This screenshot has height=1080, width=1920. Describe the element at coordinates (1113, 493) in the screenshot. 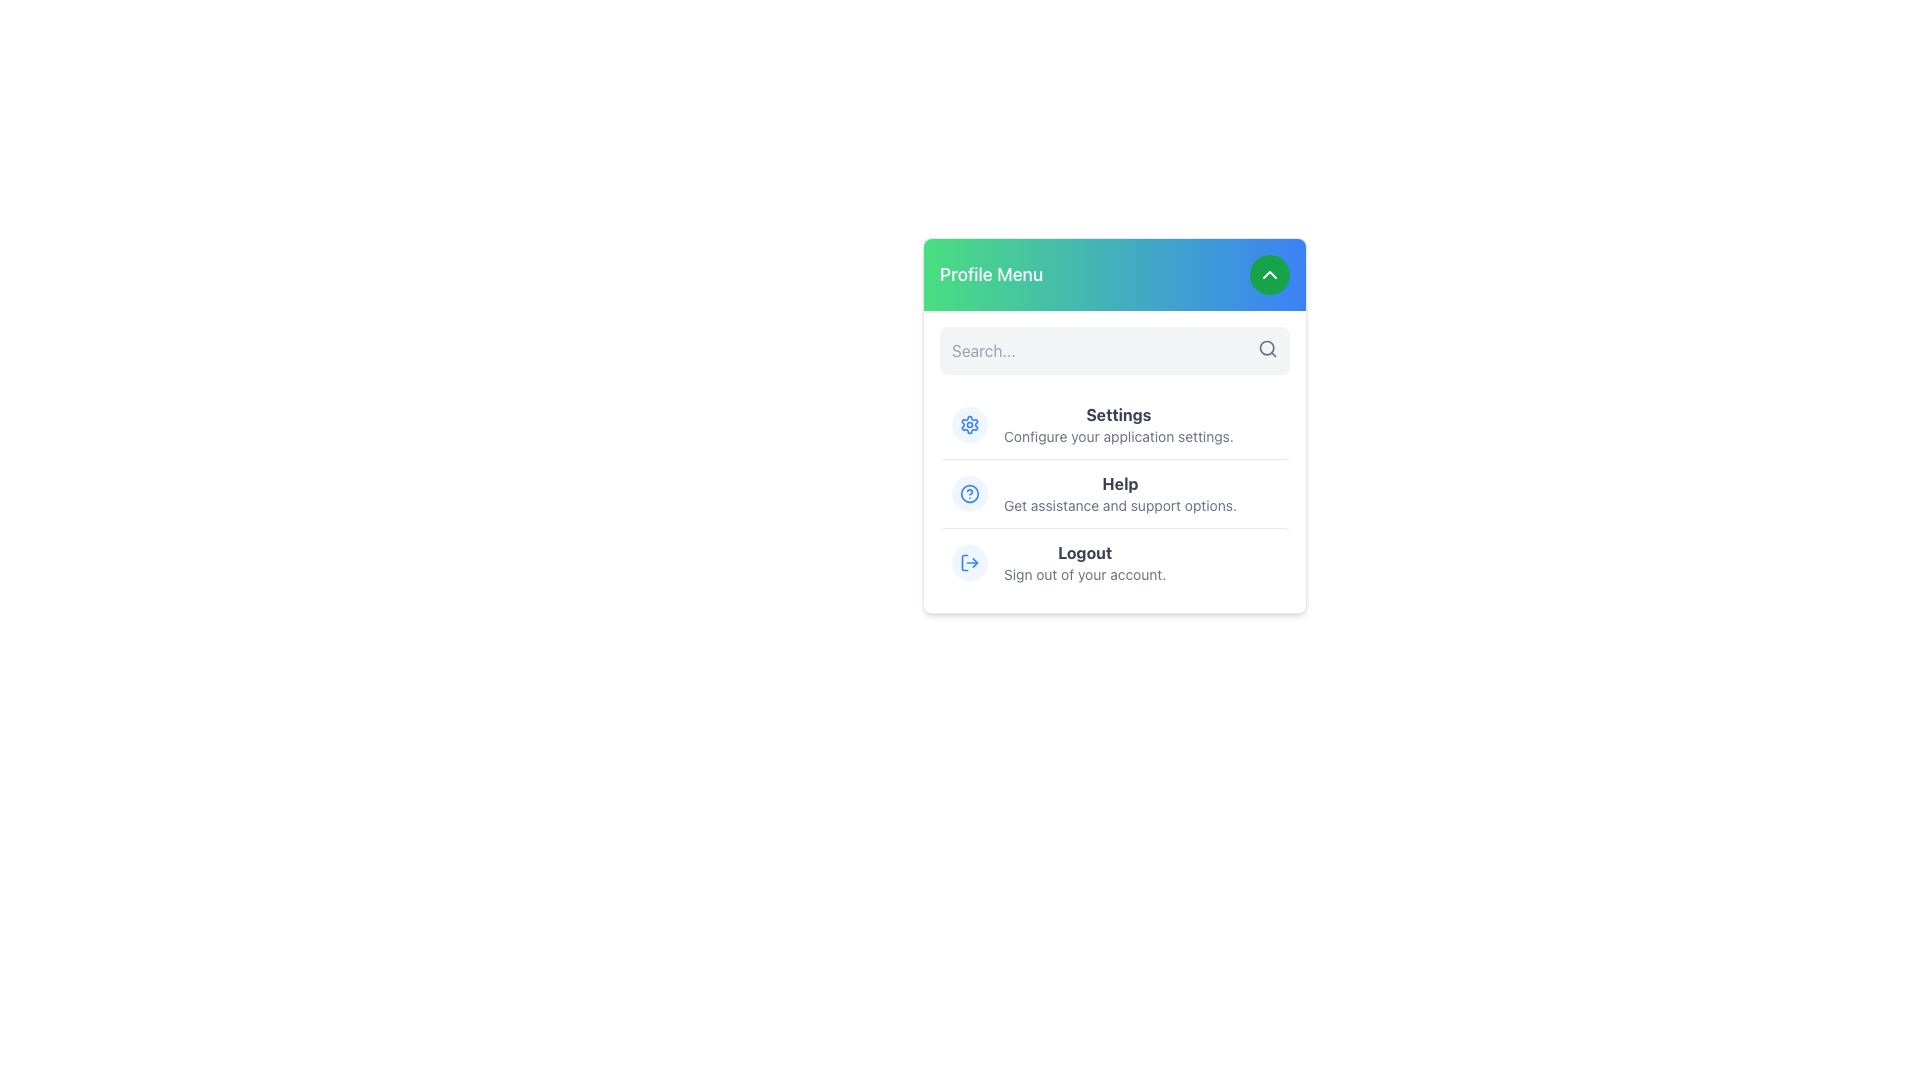

I see `the 'Help' menu item in the Profile Menu` at that location.